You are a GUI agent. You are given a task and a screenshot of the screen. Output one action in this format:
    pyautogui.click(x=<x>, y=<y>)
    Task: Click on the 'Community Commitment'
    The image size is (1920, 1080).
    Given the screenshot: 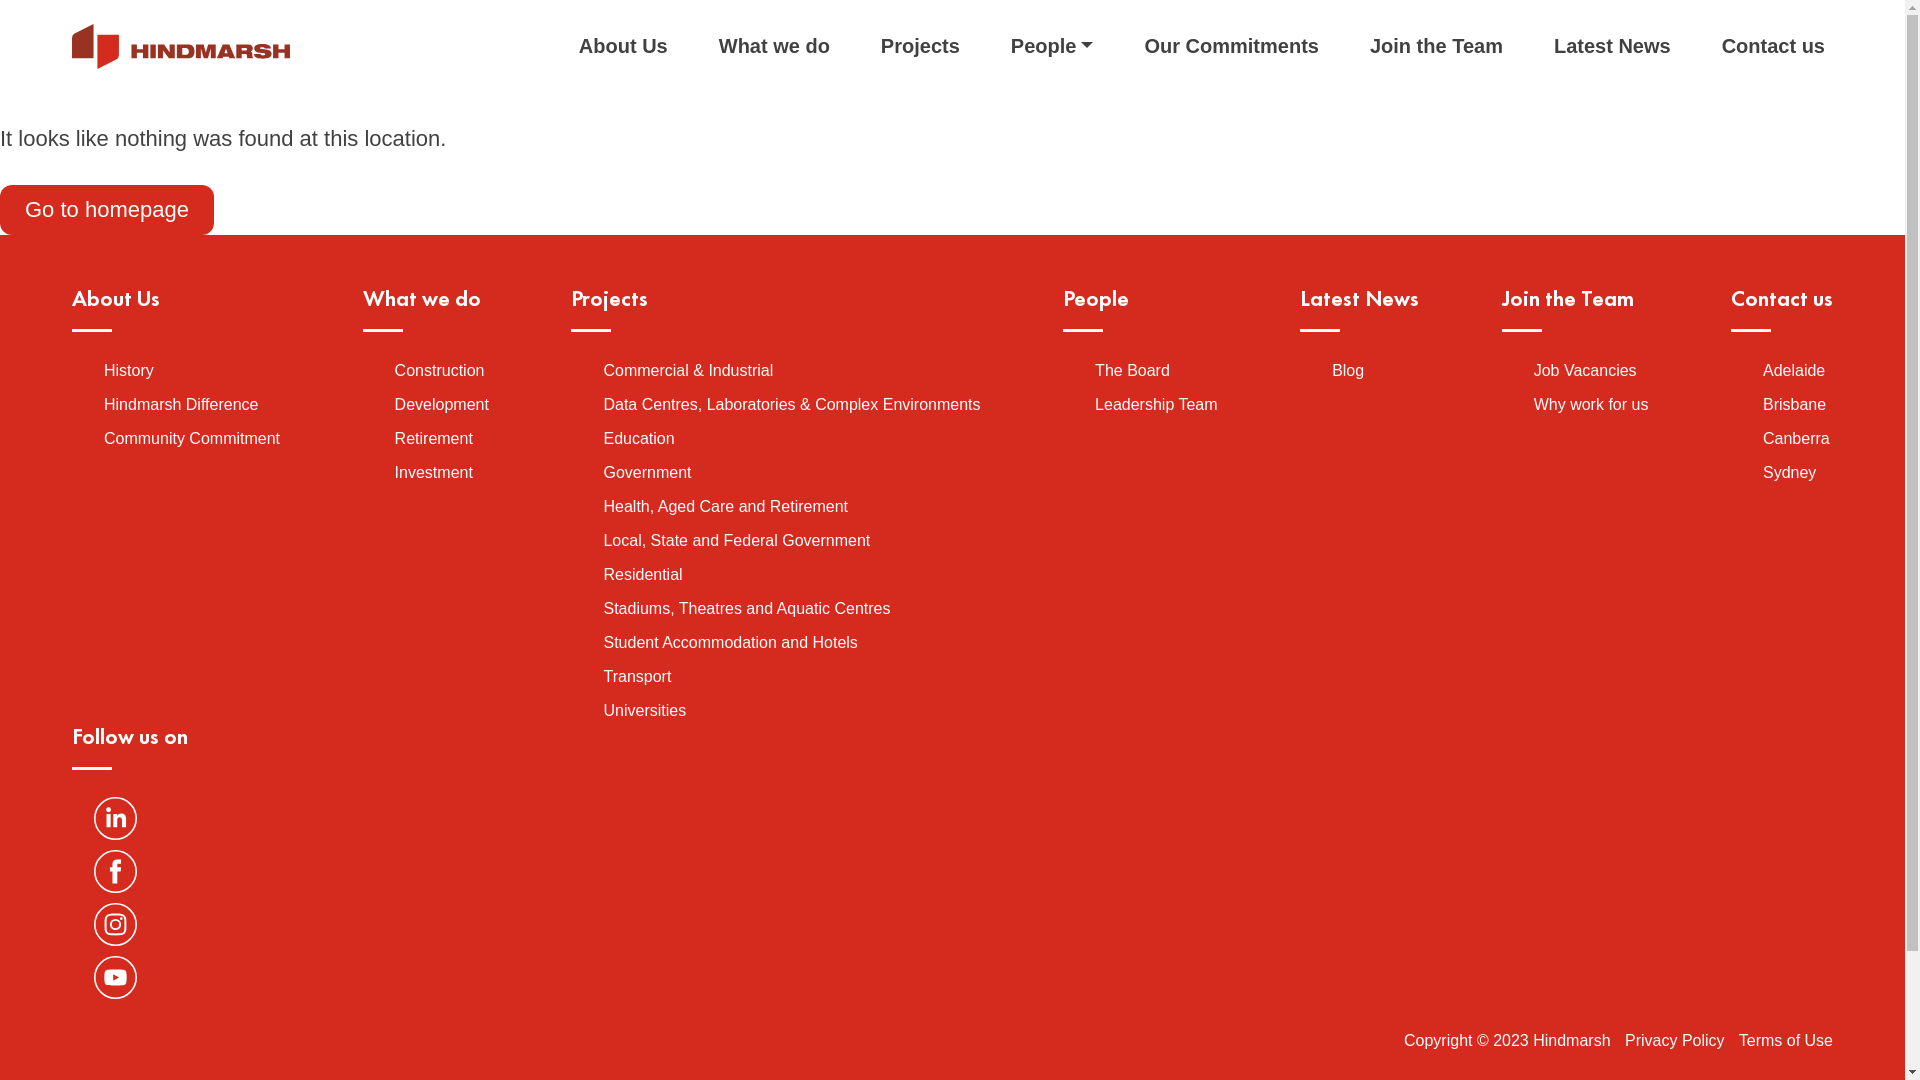 What is the action you would take?
    pyautogui.click(x=192, y=437)
    